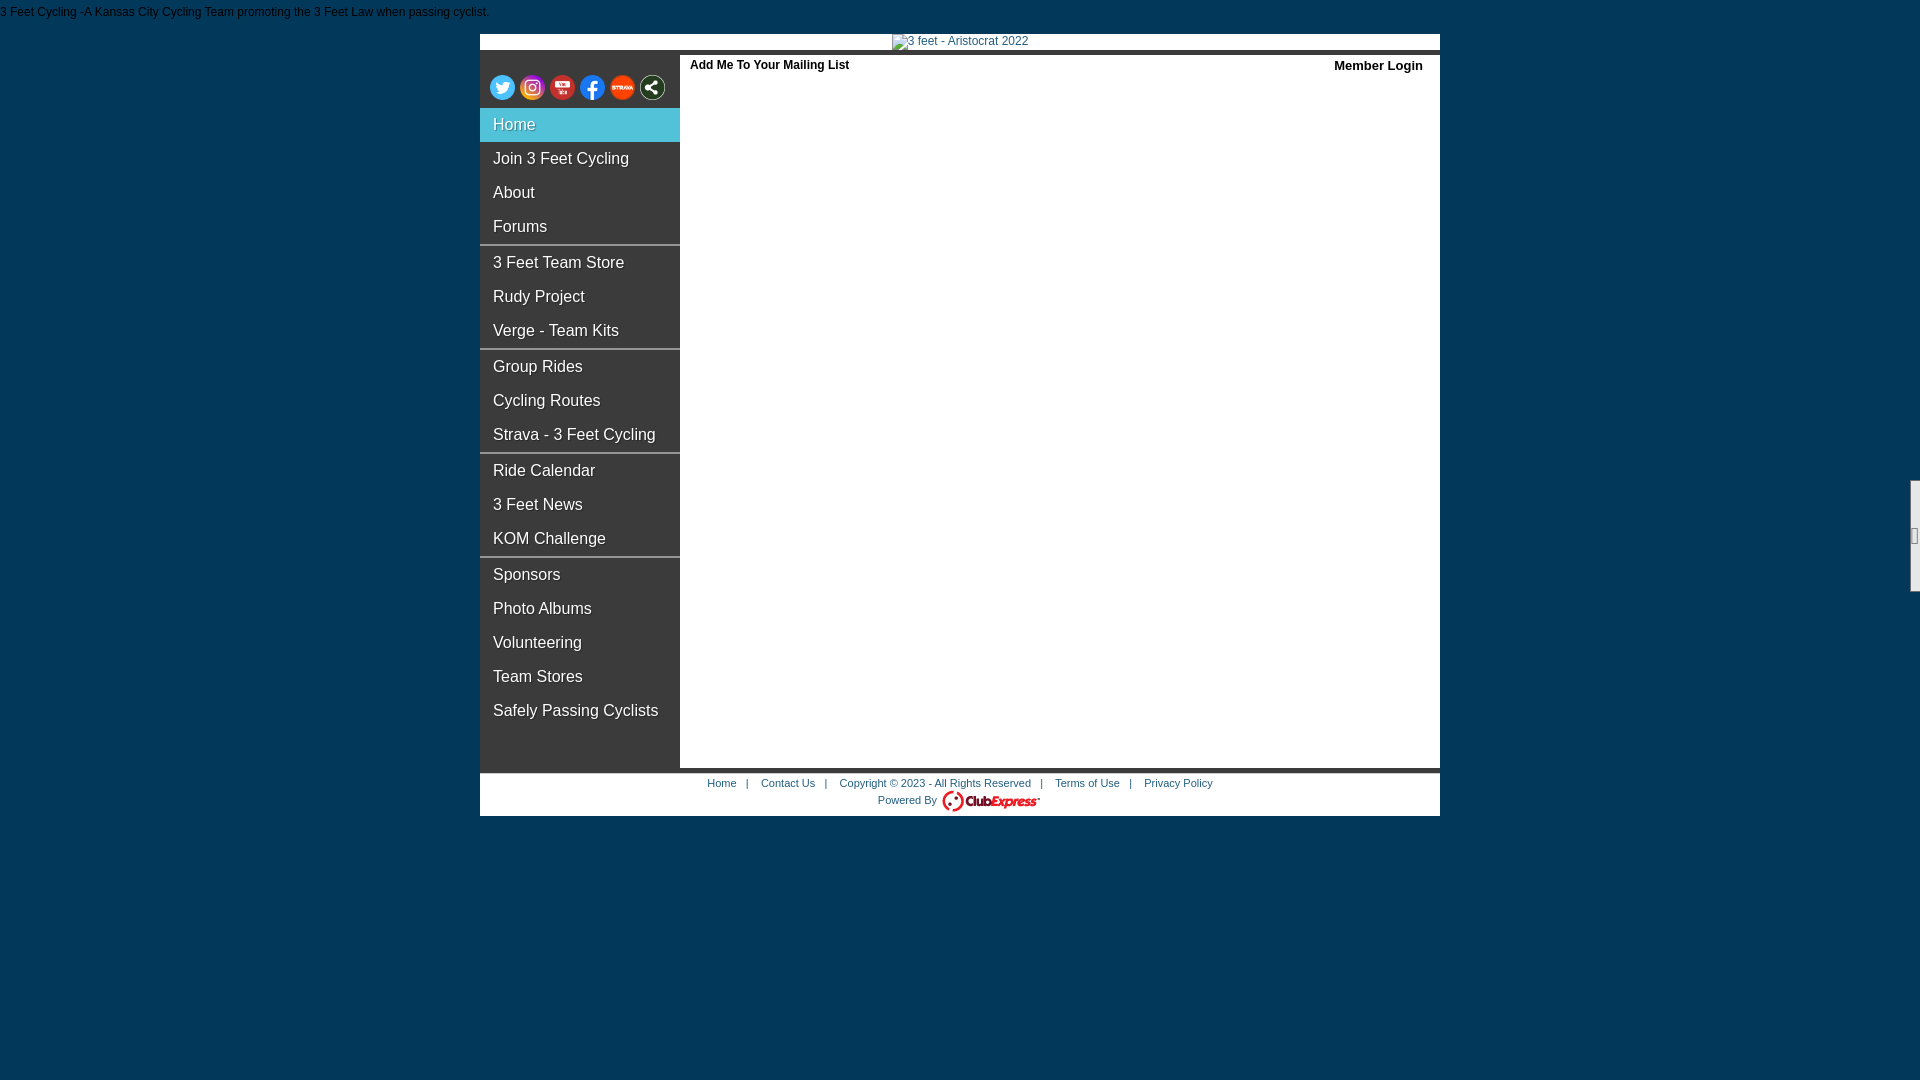 This screenshot has height=1080, width=1920. What do you see at coordinates (591, 87) in the screenshot?
I see `'Visit us on Facebook'` at bounding box center [591, 87].